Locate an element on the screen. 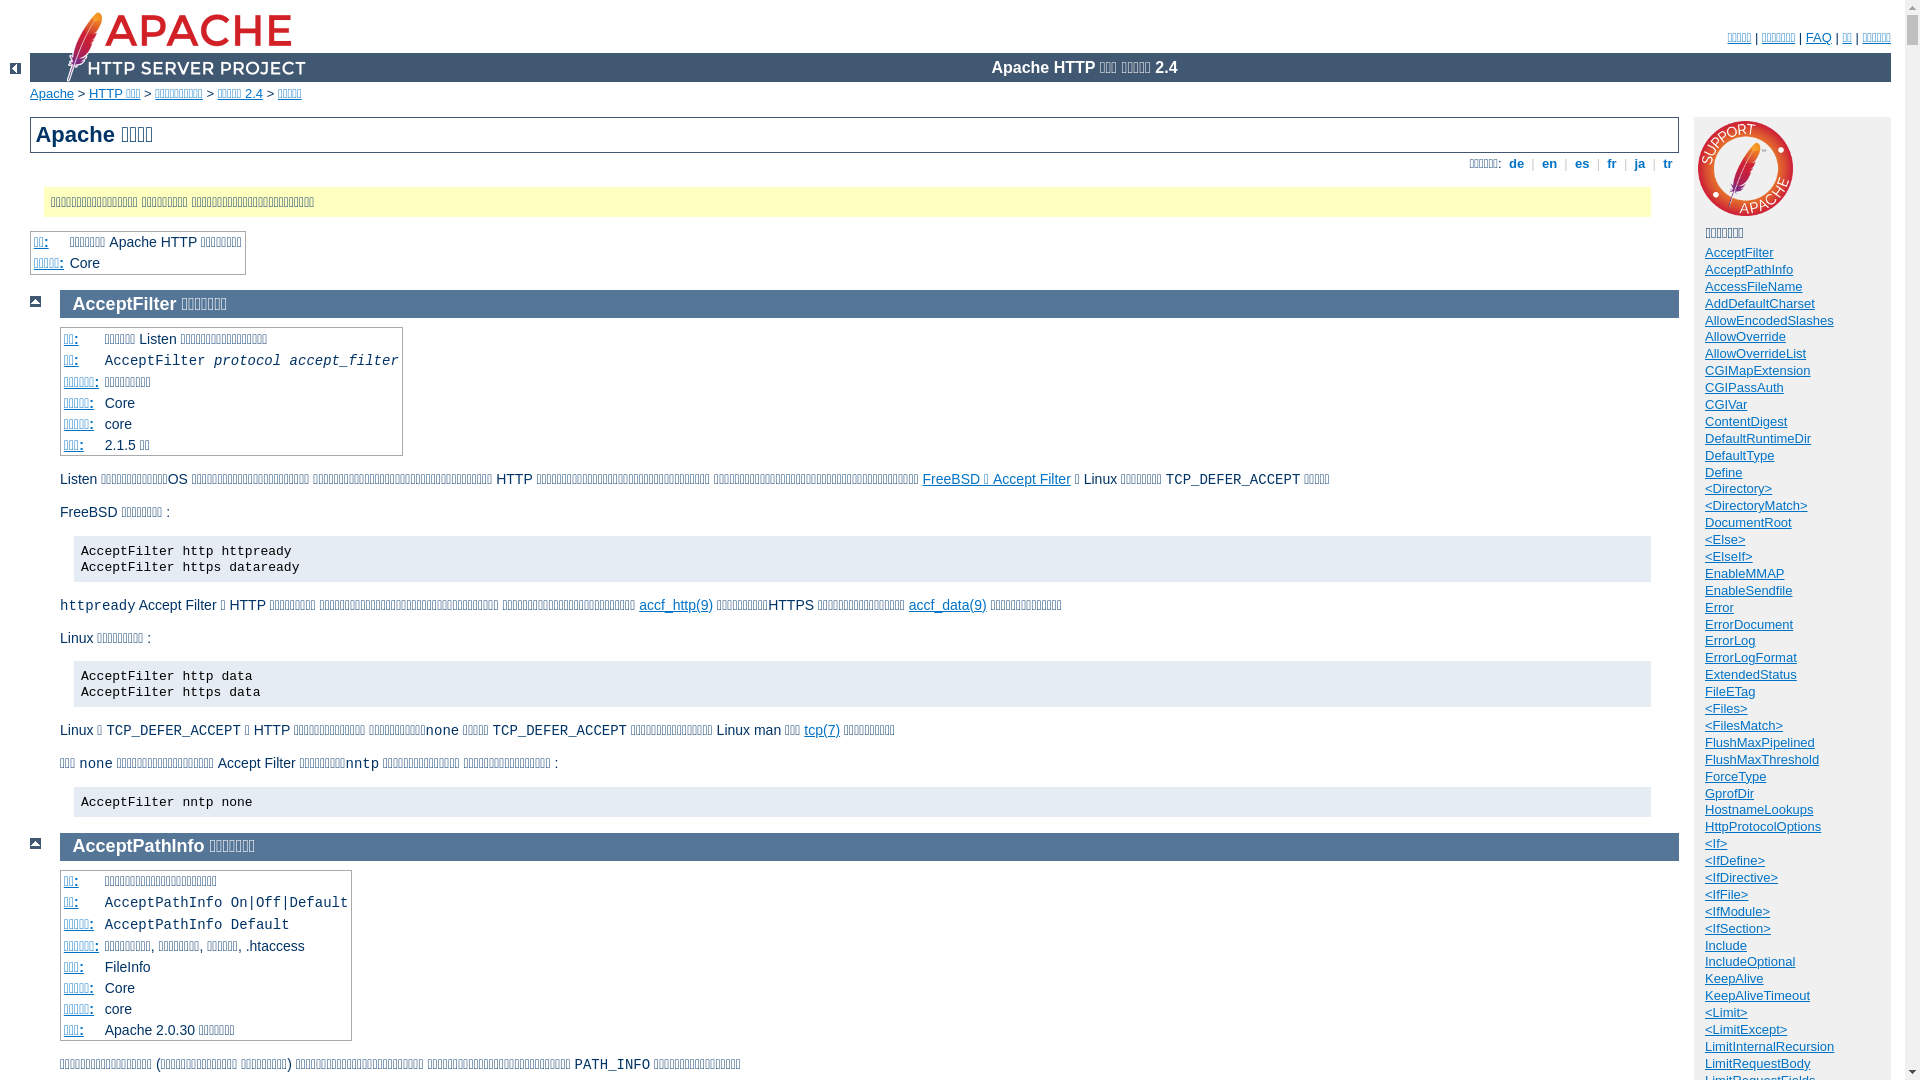  '<IfDefine>' is located at coordinates (1733, 859).